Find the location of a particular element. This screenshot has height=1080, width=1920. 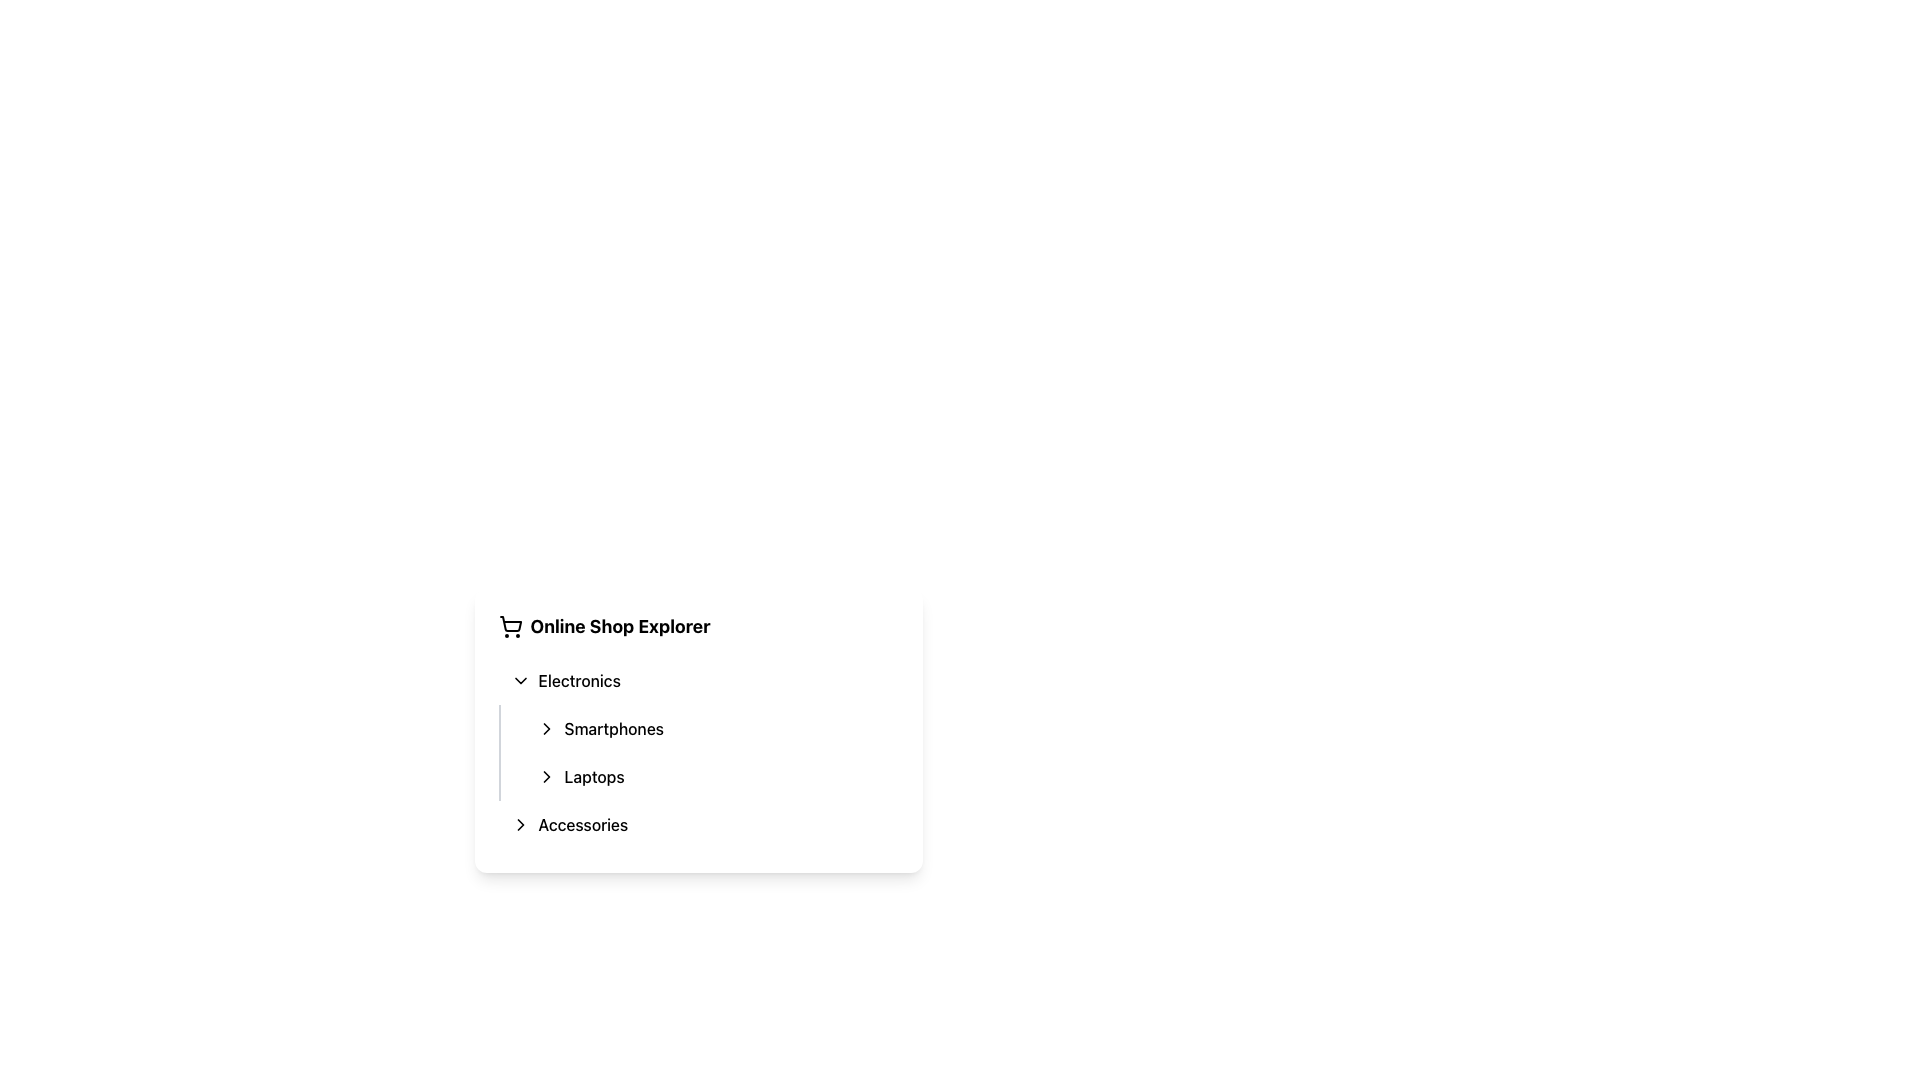

the 'Smartphones' label in the Electronics menu, which is styled in a medium-weight font and is adjacent to a rightward-chevron icon is located at coordinates (613, 729).